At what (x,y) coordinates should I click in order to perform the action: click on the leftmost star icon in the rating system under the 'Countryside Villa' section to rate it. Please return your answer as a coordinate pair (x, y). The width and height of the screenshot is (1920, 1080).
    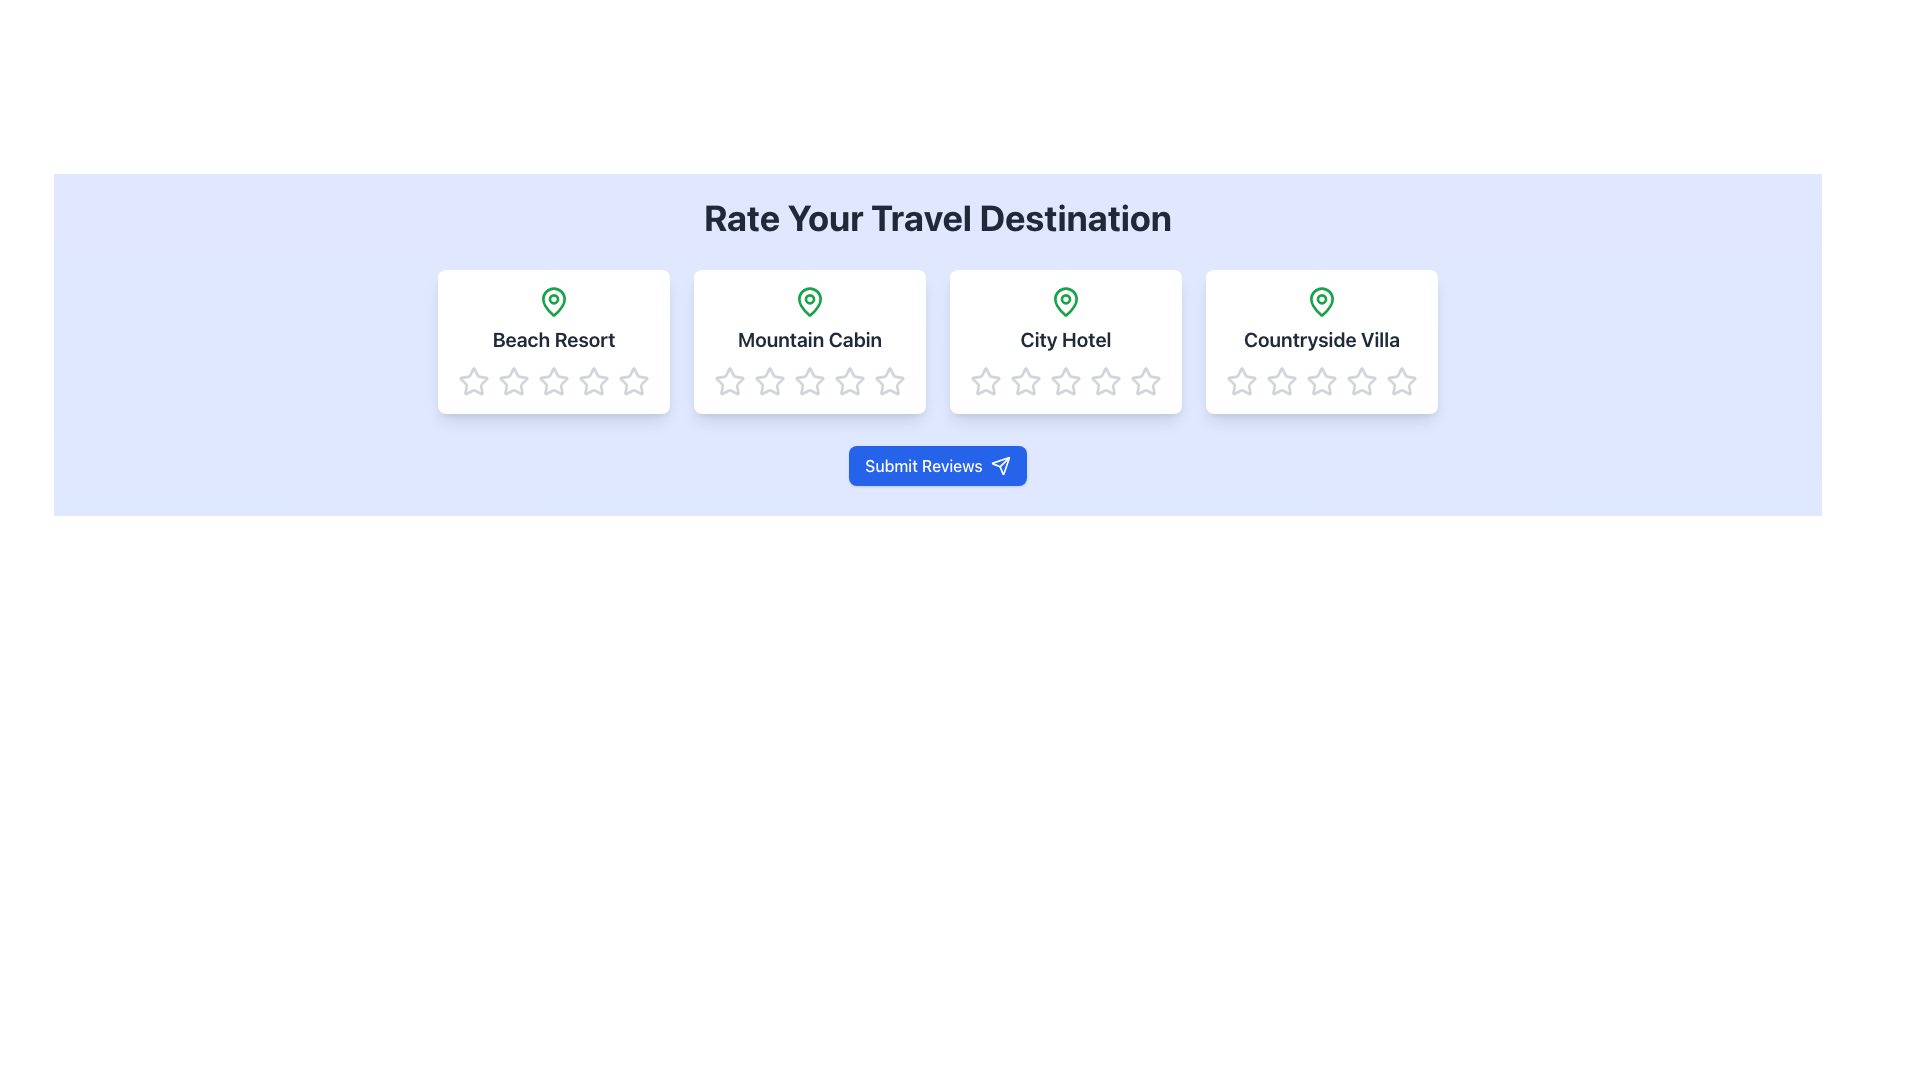
    Looking at the image, I should click on (1281, 381).